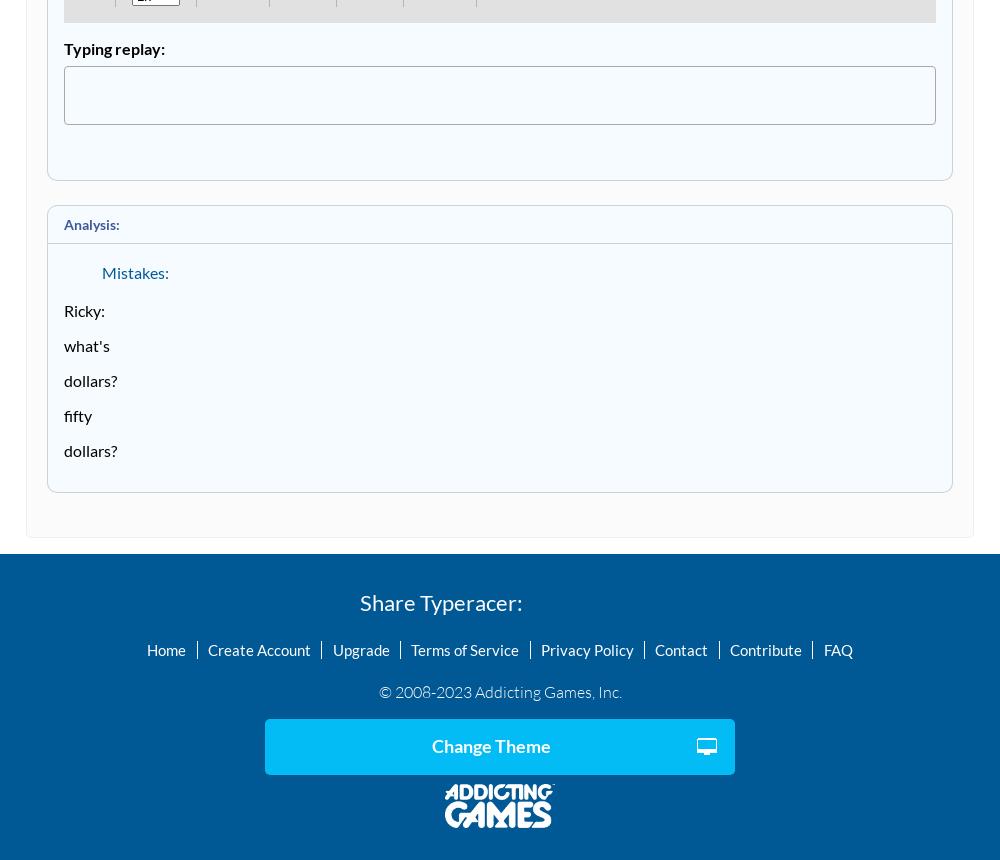  I want to click on 'what's', so click(86, 343).